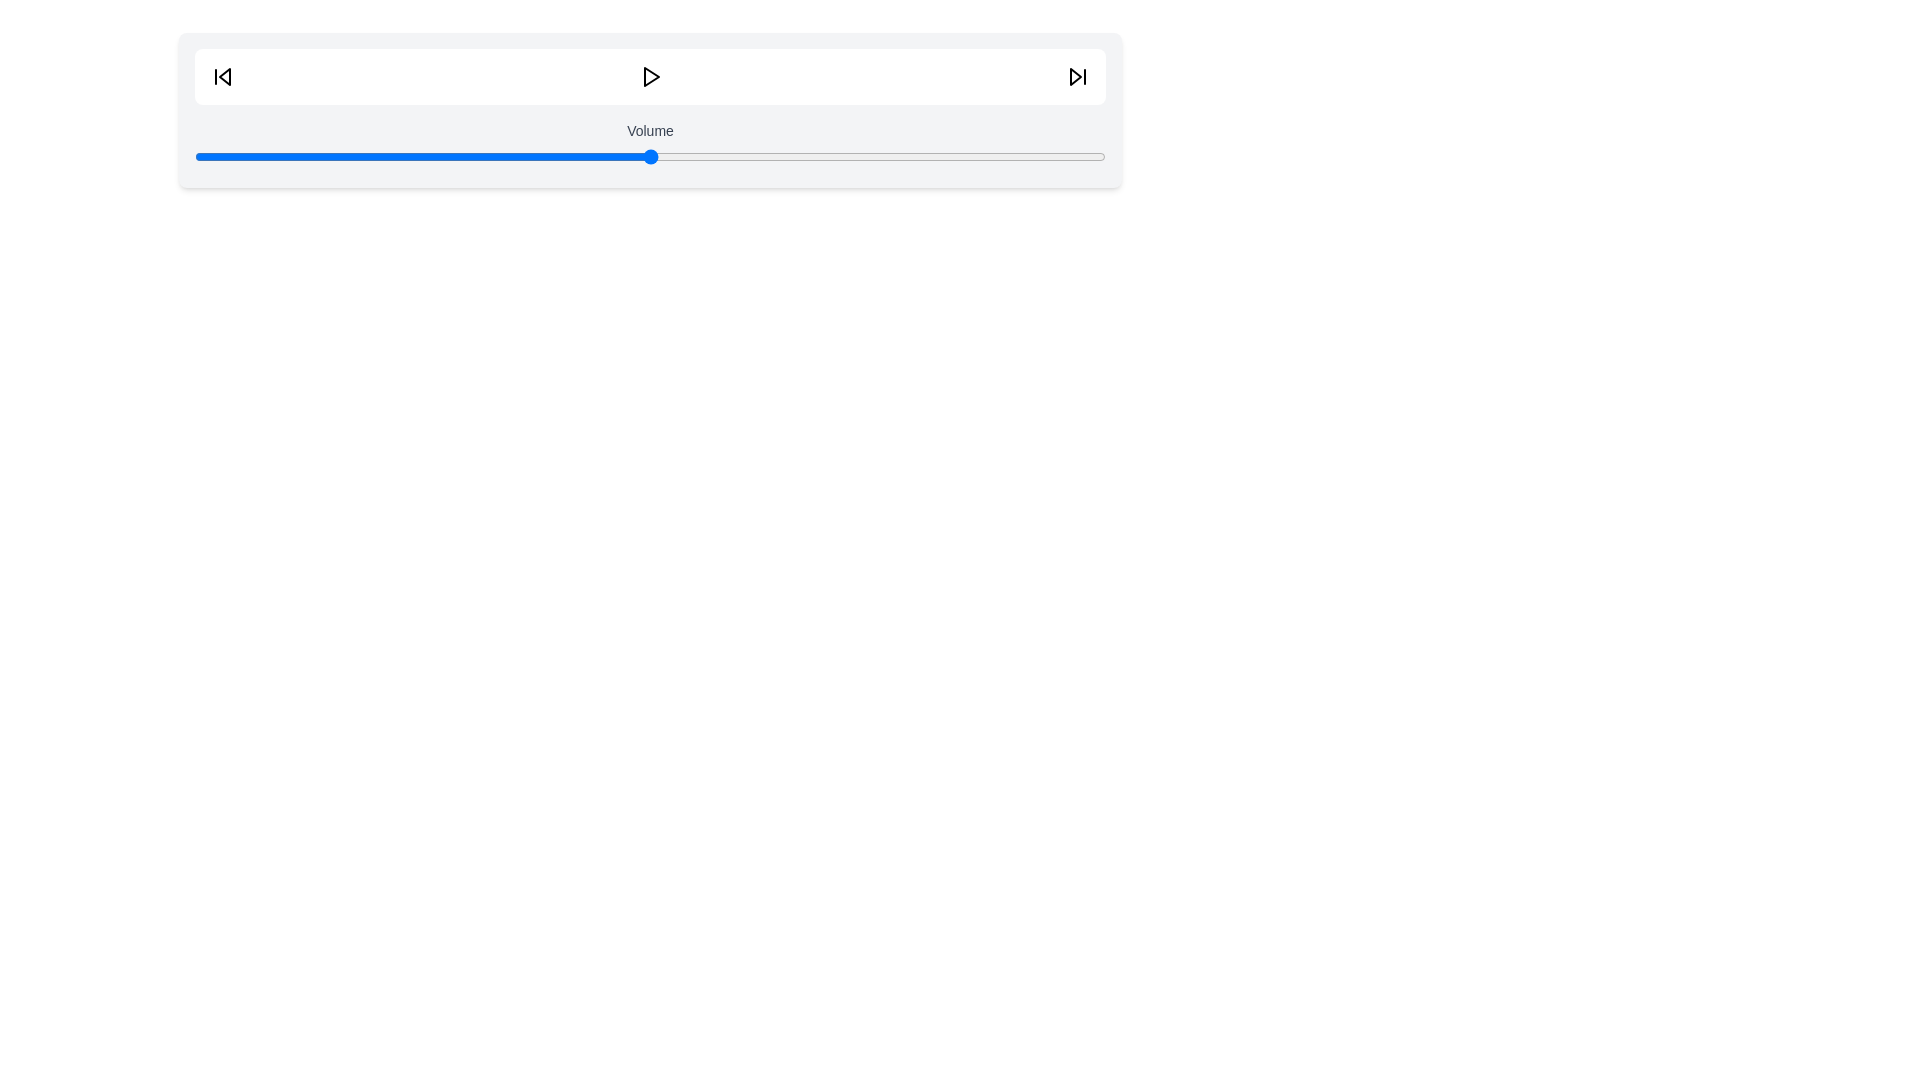 The image size is (1920, 1080). What do you see at coordinates (650, 76) in the screenshot?
I see `the circular play button with a white triangle icon to change its background color to light green` at bounding box center [650, 76].